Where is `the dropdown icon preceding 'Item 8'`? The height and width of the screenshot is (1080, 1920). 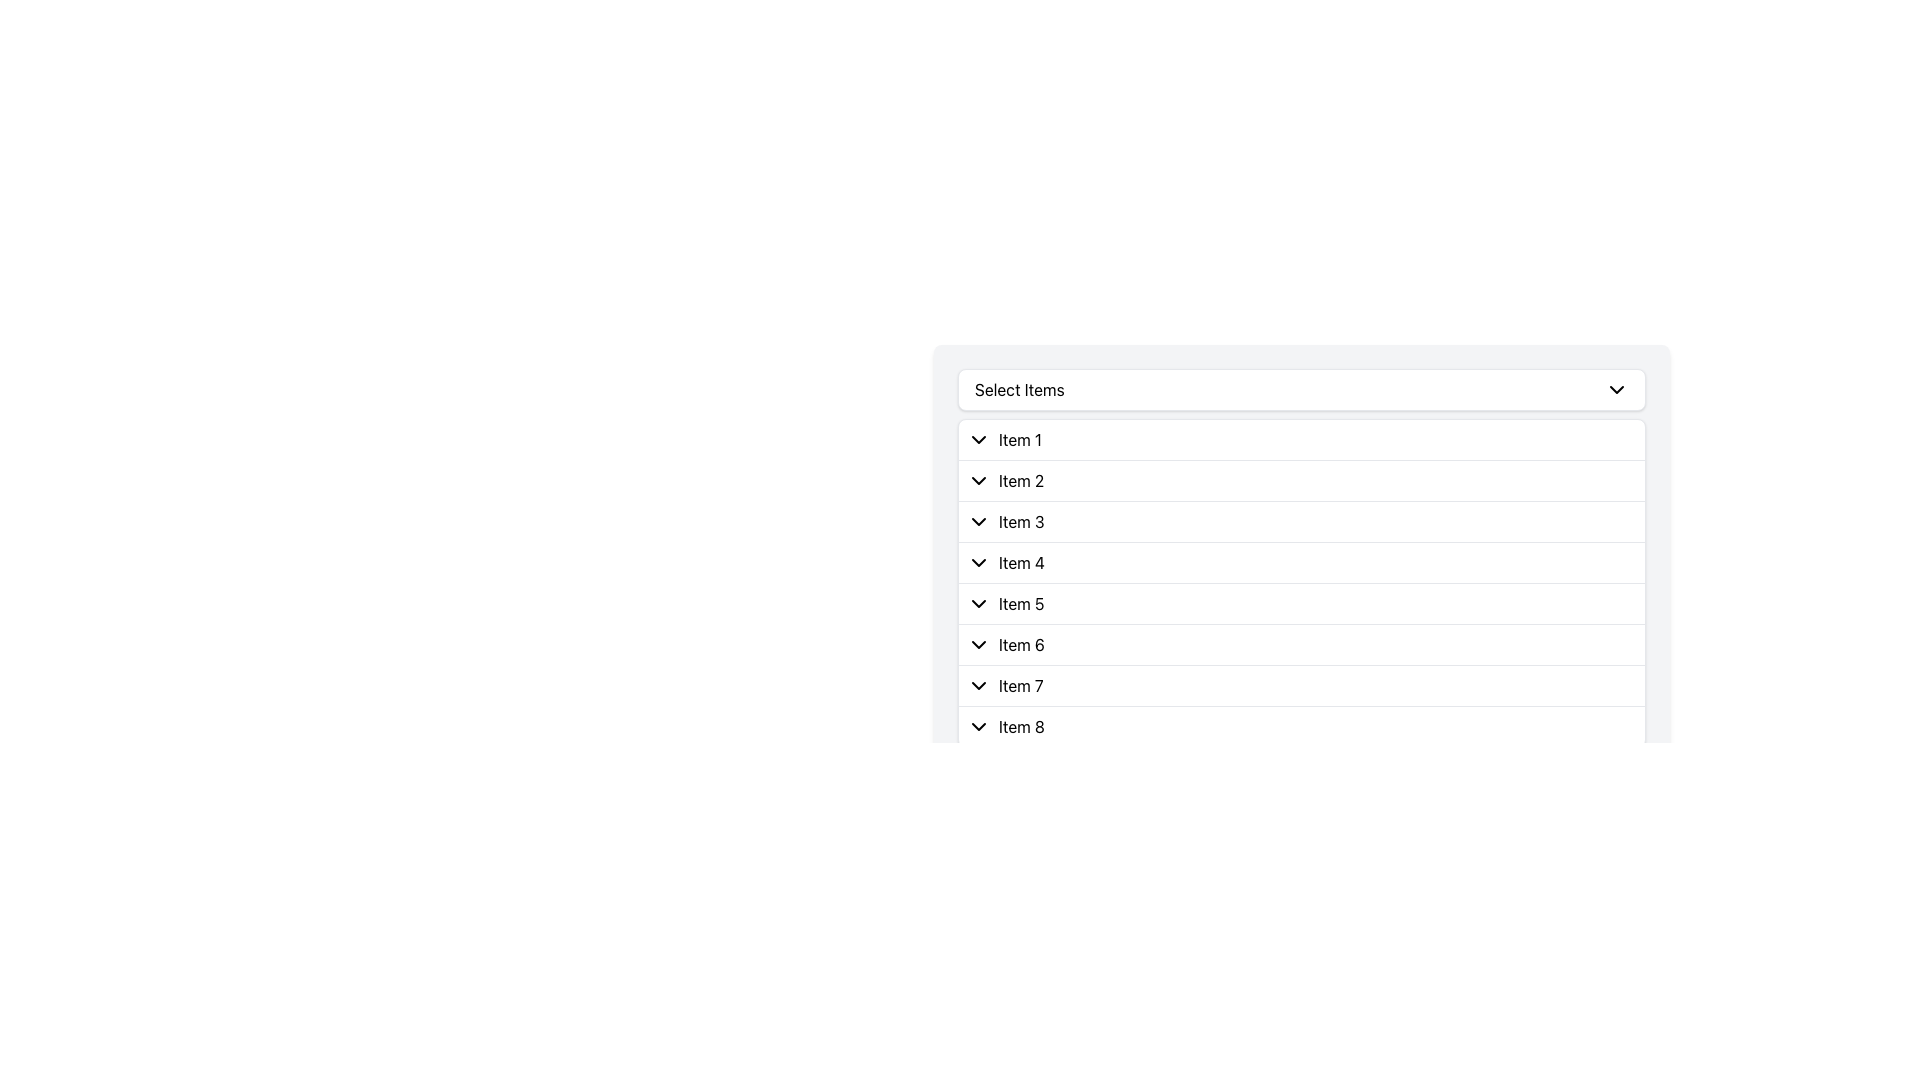 the dropdown icon preceding 'Item 8' is located at coordinates (1005, 726).